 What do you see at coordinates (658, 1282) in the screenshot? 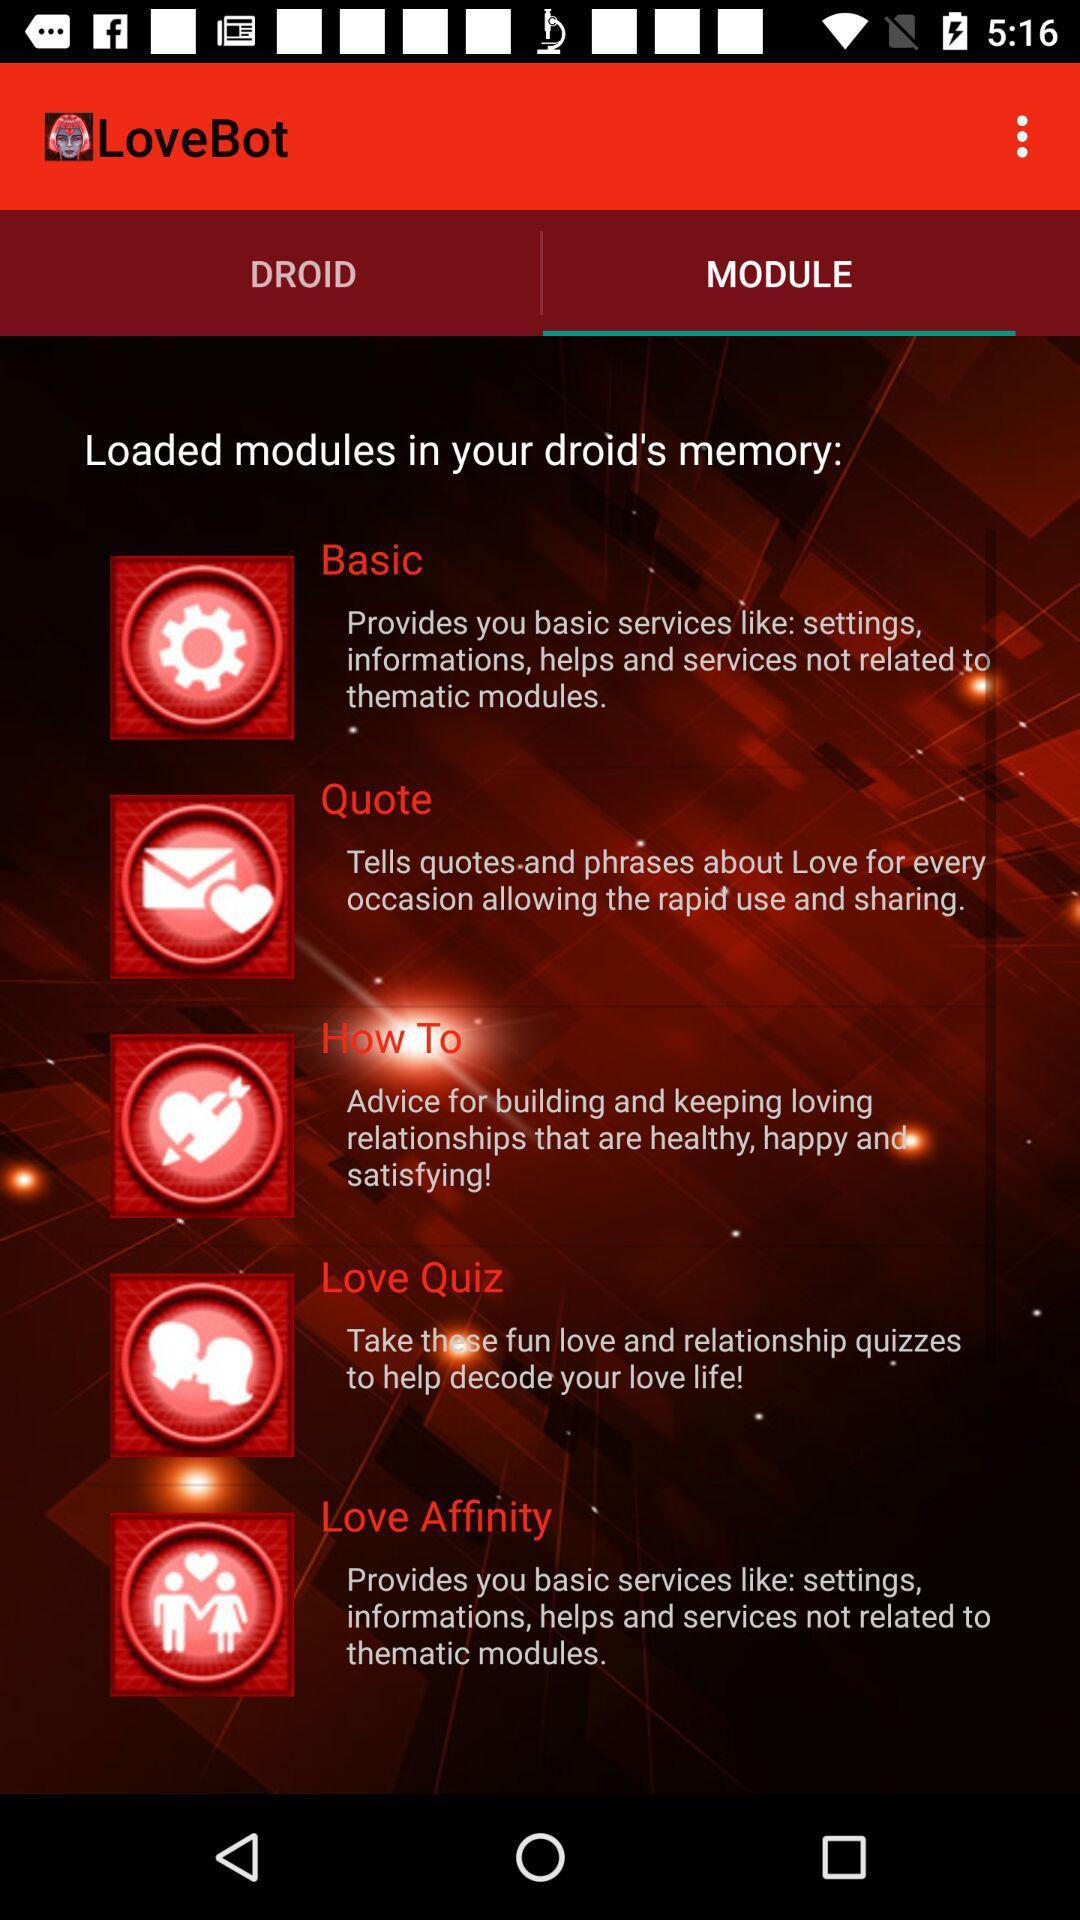
I see `the love quiz` at bounding box center [658, 1282].